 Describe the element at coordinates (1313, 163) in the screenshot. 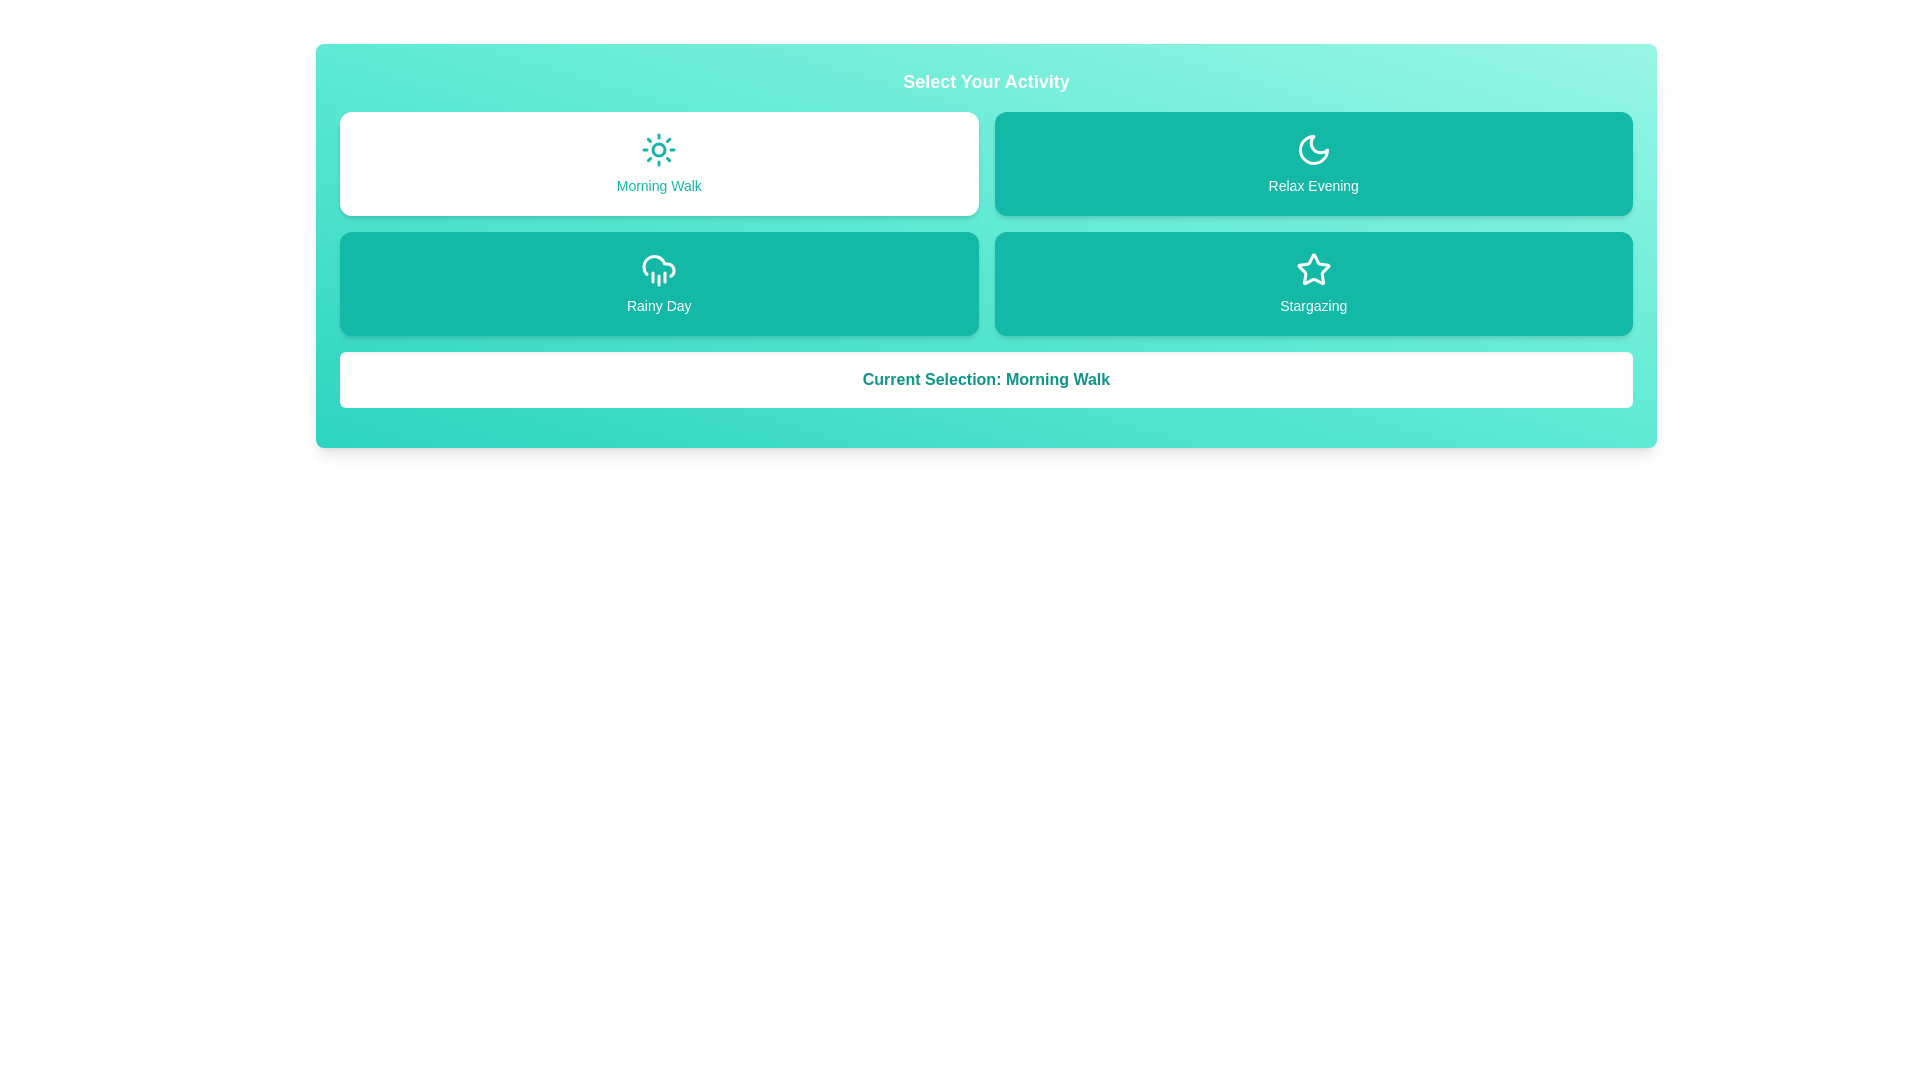

I see `the activity Relax Evening by clicking on its button` at that location.